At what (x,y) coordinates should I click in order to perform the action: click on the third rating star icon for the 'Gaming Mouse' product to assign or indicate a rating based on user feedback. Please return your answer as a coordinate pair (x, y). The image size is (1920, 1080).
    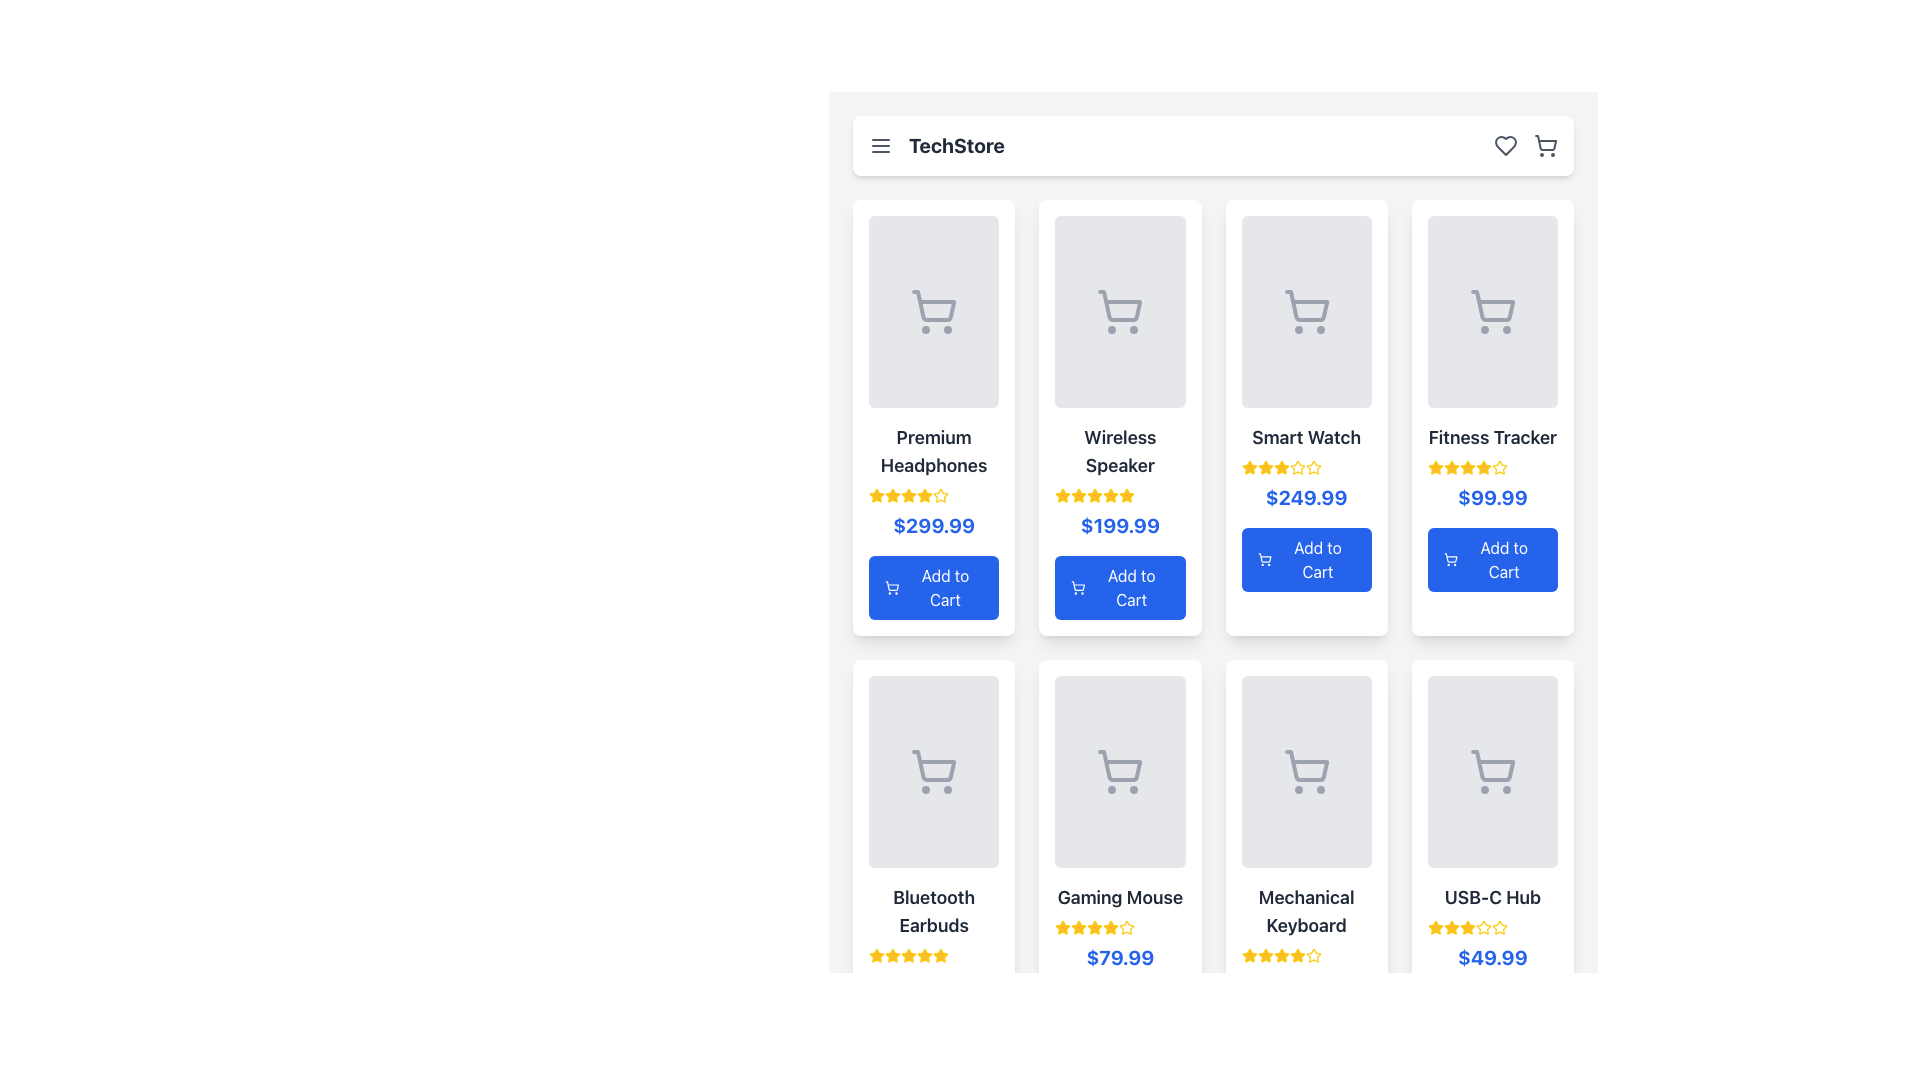
    Looking at the image, I should click on (1078, 926).